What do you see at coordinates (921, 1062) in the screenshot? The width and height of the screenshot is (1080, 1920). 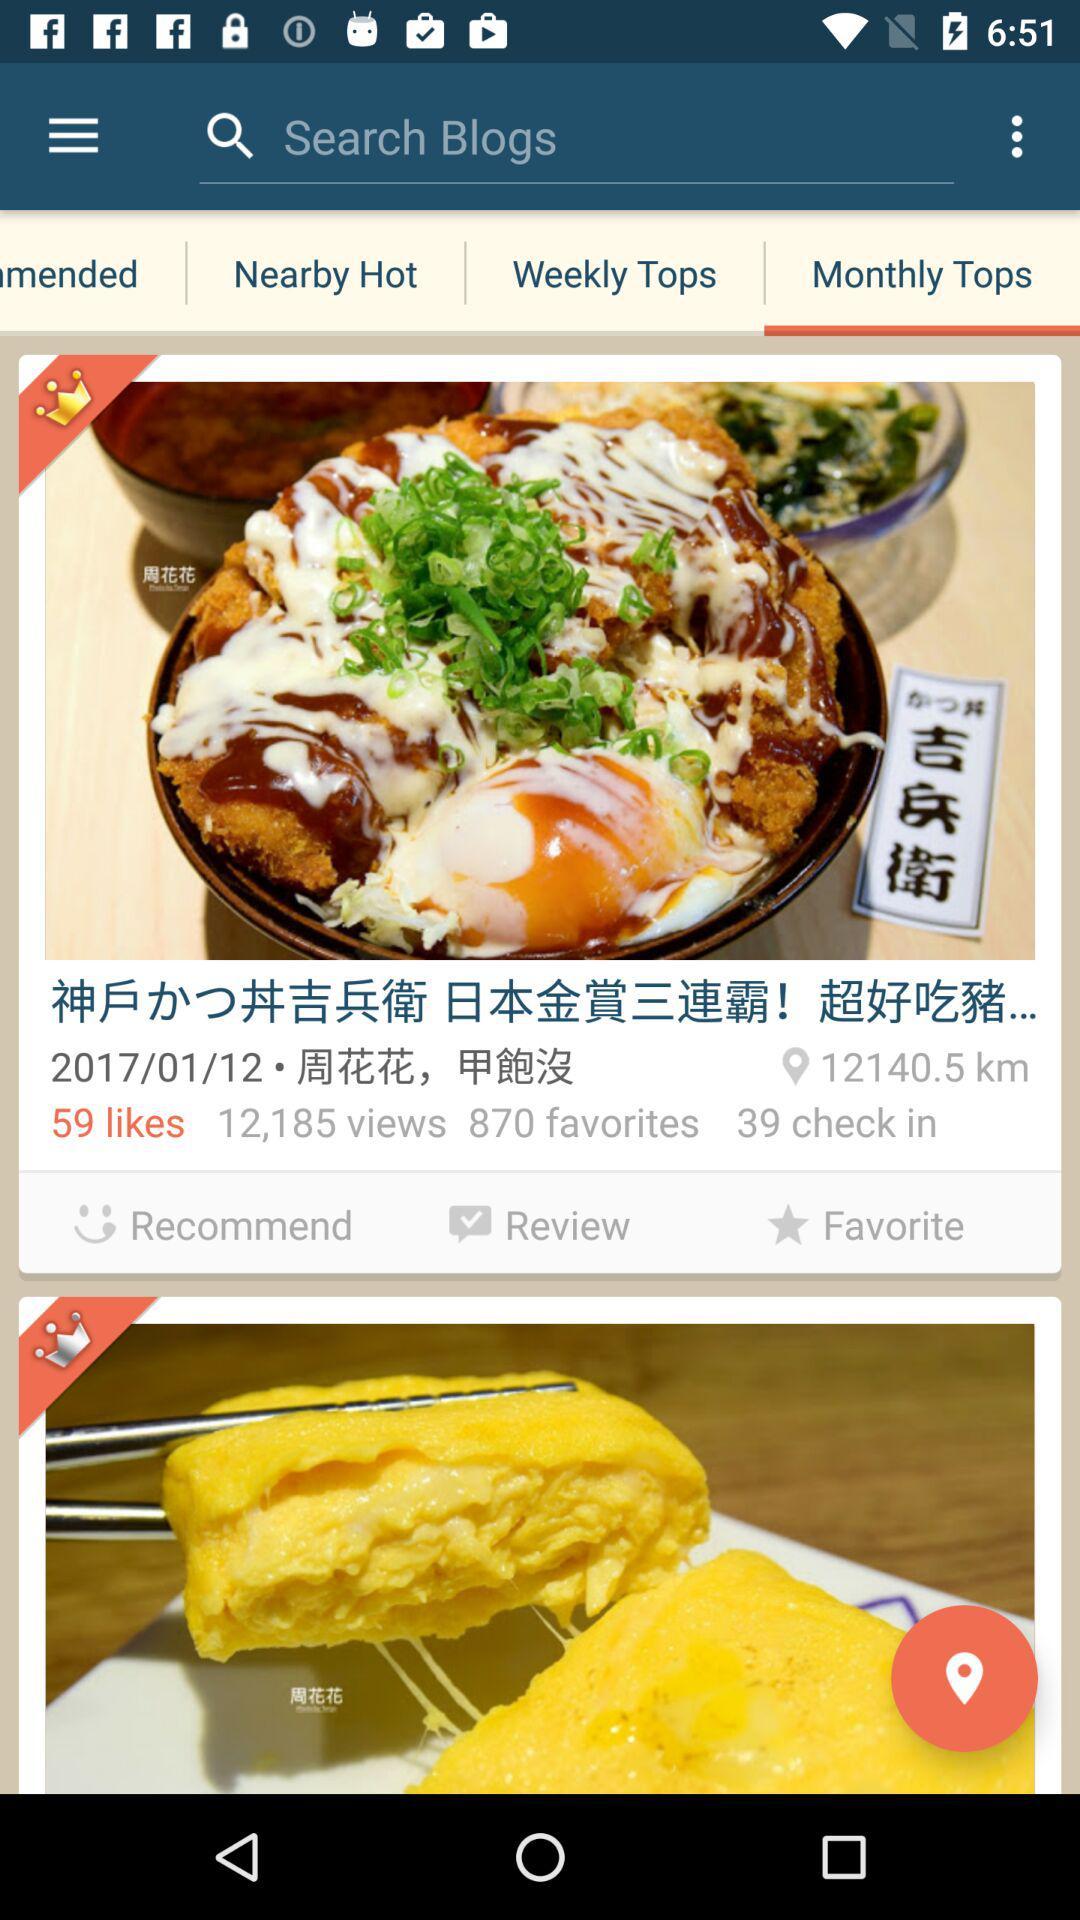 I see `the icon next to 2017 01 12 icon` at bounding box center [921, 1062].